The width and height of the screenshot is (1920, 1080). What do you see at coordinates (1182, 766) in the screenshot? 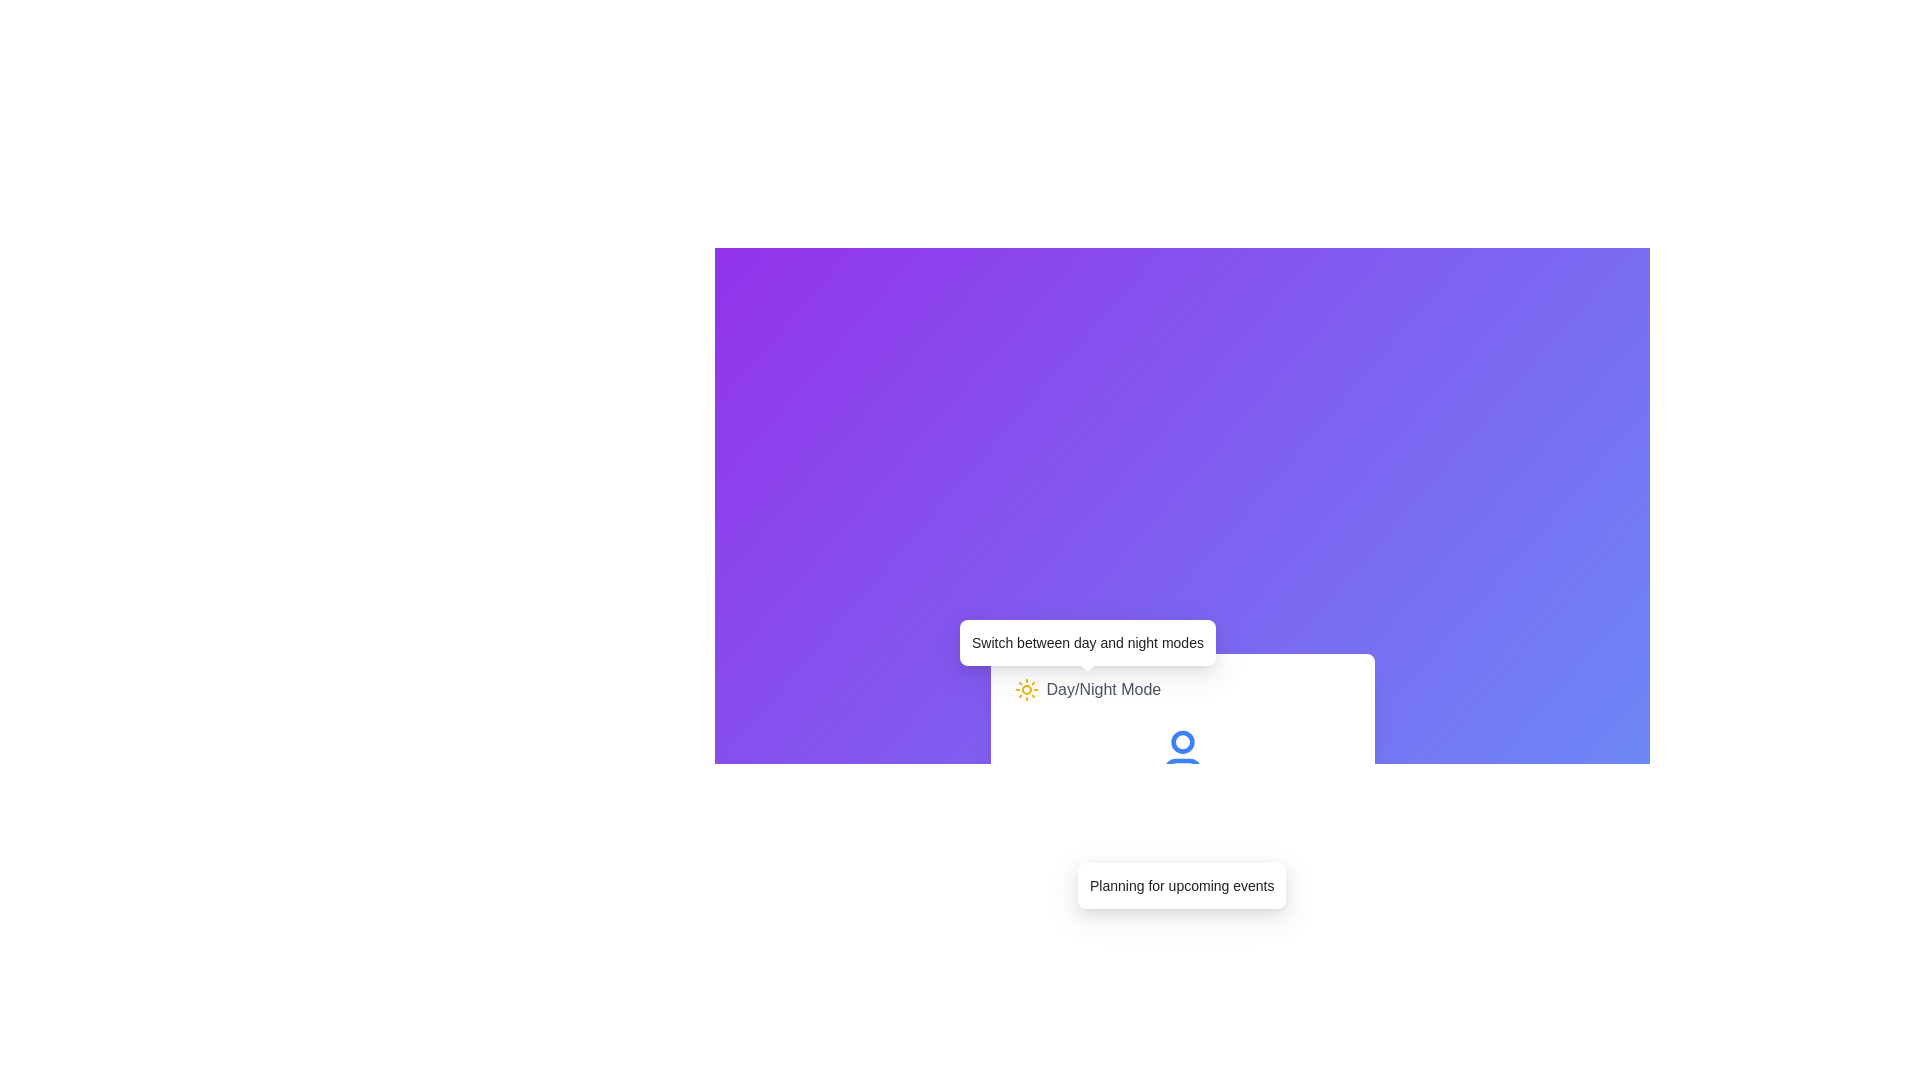
I see `the bottom half of the human figure icon that is part of a larger user profile icon, located below the circular head representation` at bounding box center [1182, 766].